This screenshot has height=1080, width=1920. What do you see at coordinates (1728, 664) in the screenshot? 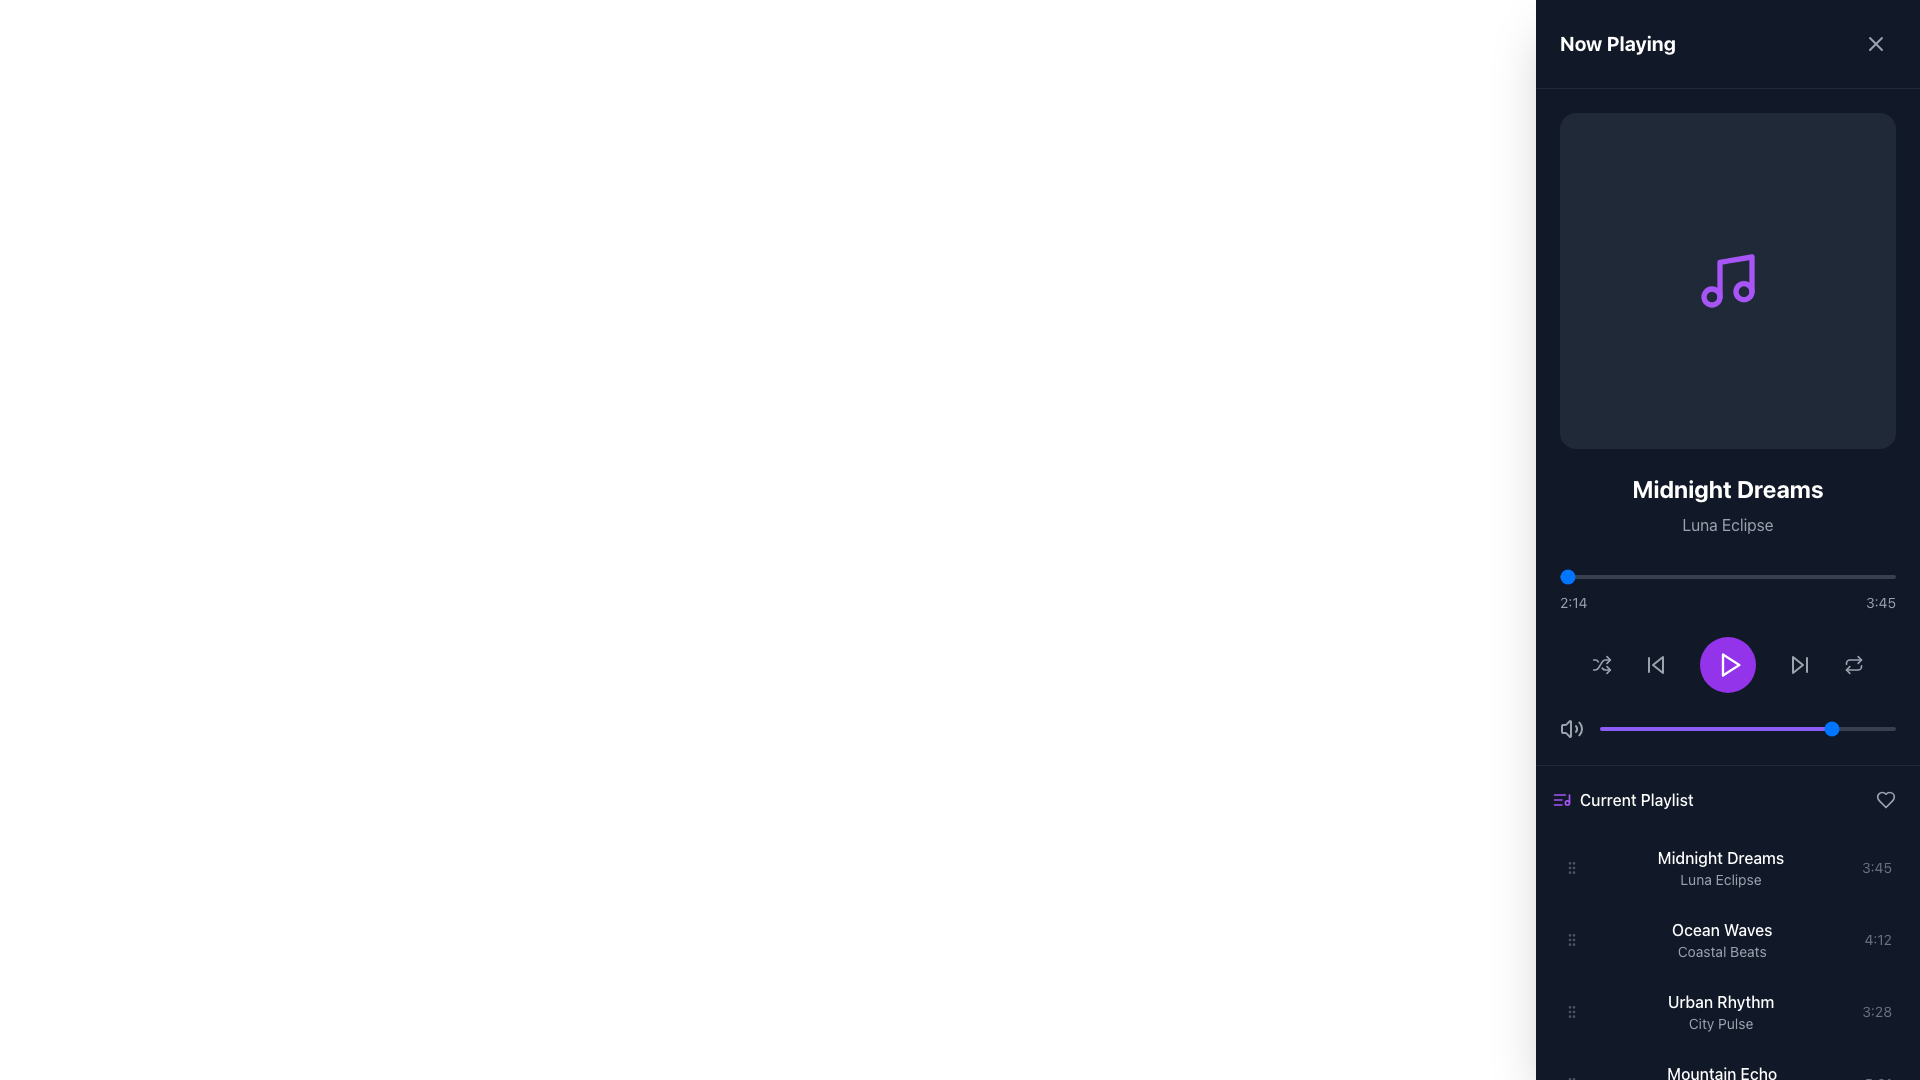
I see `the triangular play button icon within the purple circular button located in the center of the media control area to play media` at bounding box center [1728, 664].